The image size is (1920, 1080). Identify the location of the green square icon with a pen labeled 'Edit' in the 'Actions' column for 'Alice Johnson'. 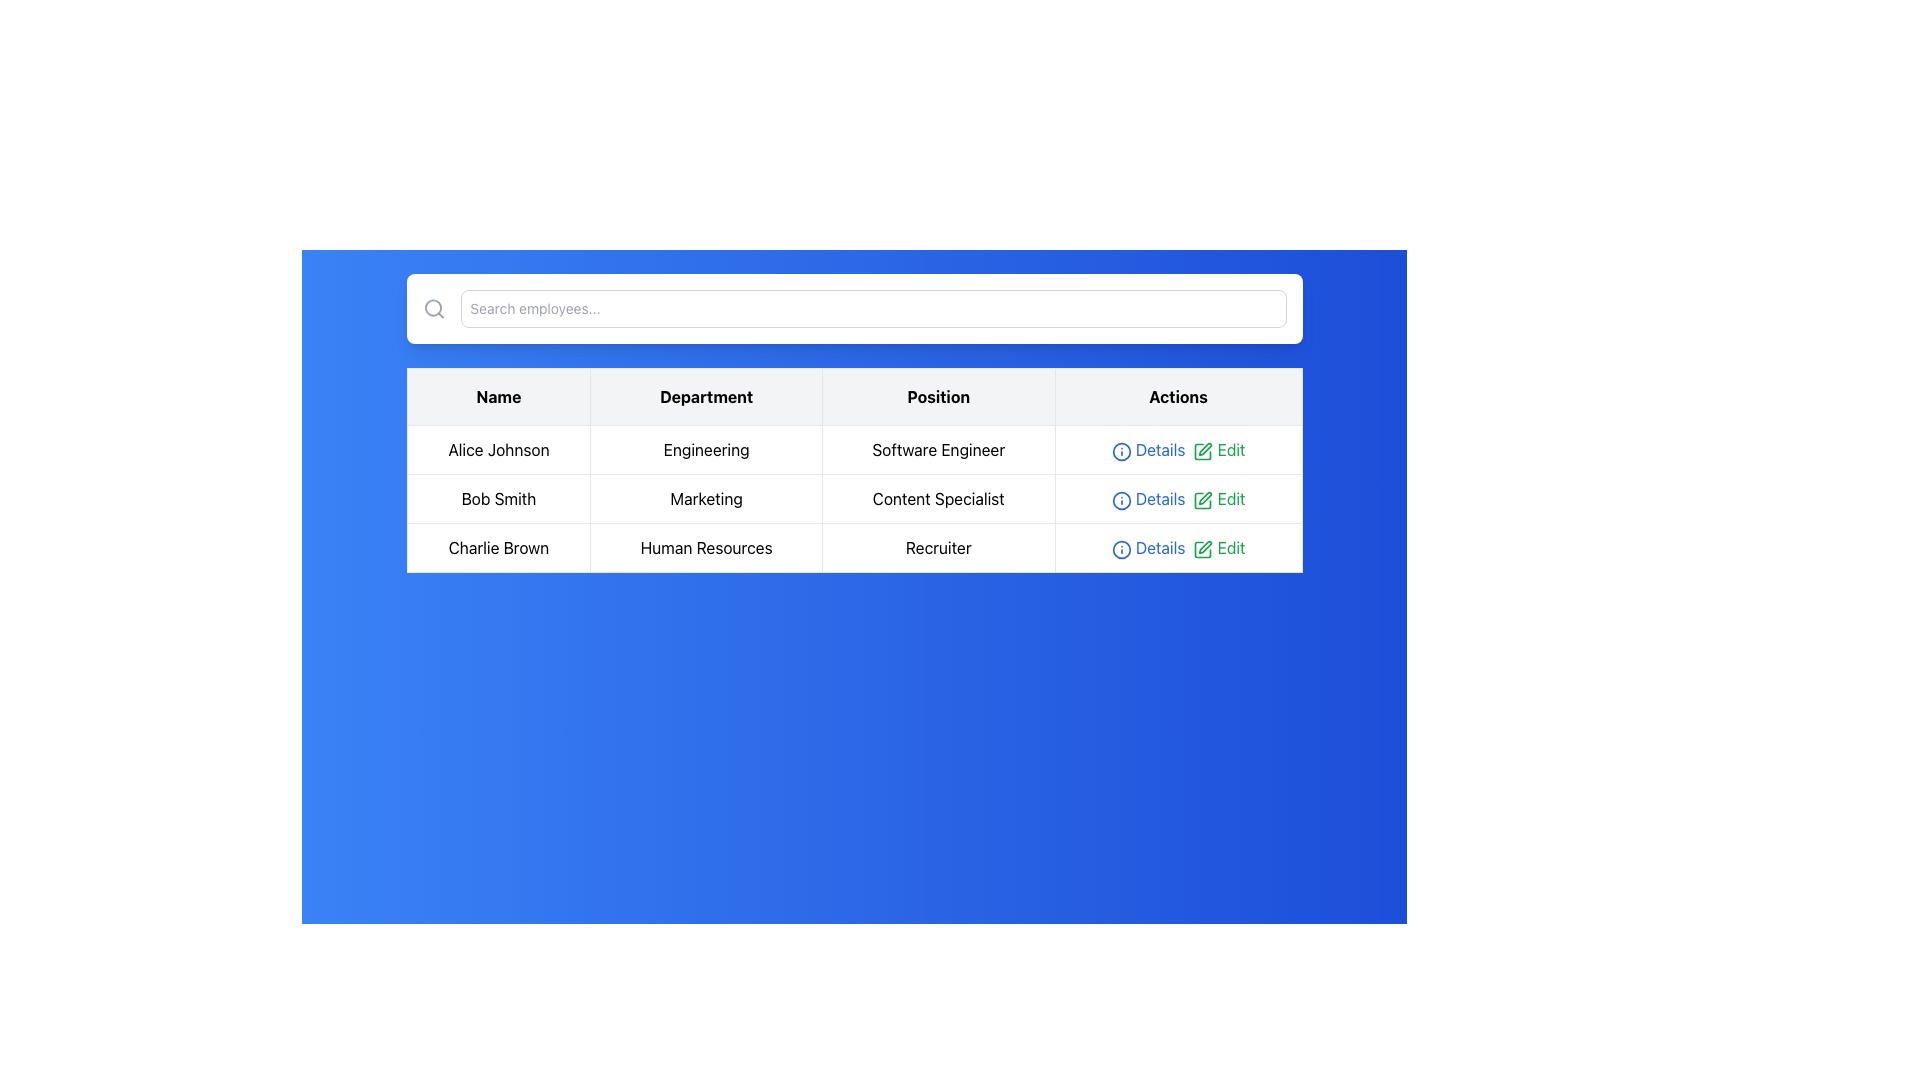
(1202, 451).